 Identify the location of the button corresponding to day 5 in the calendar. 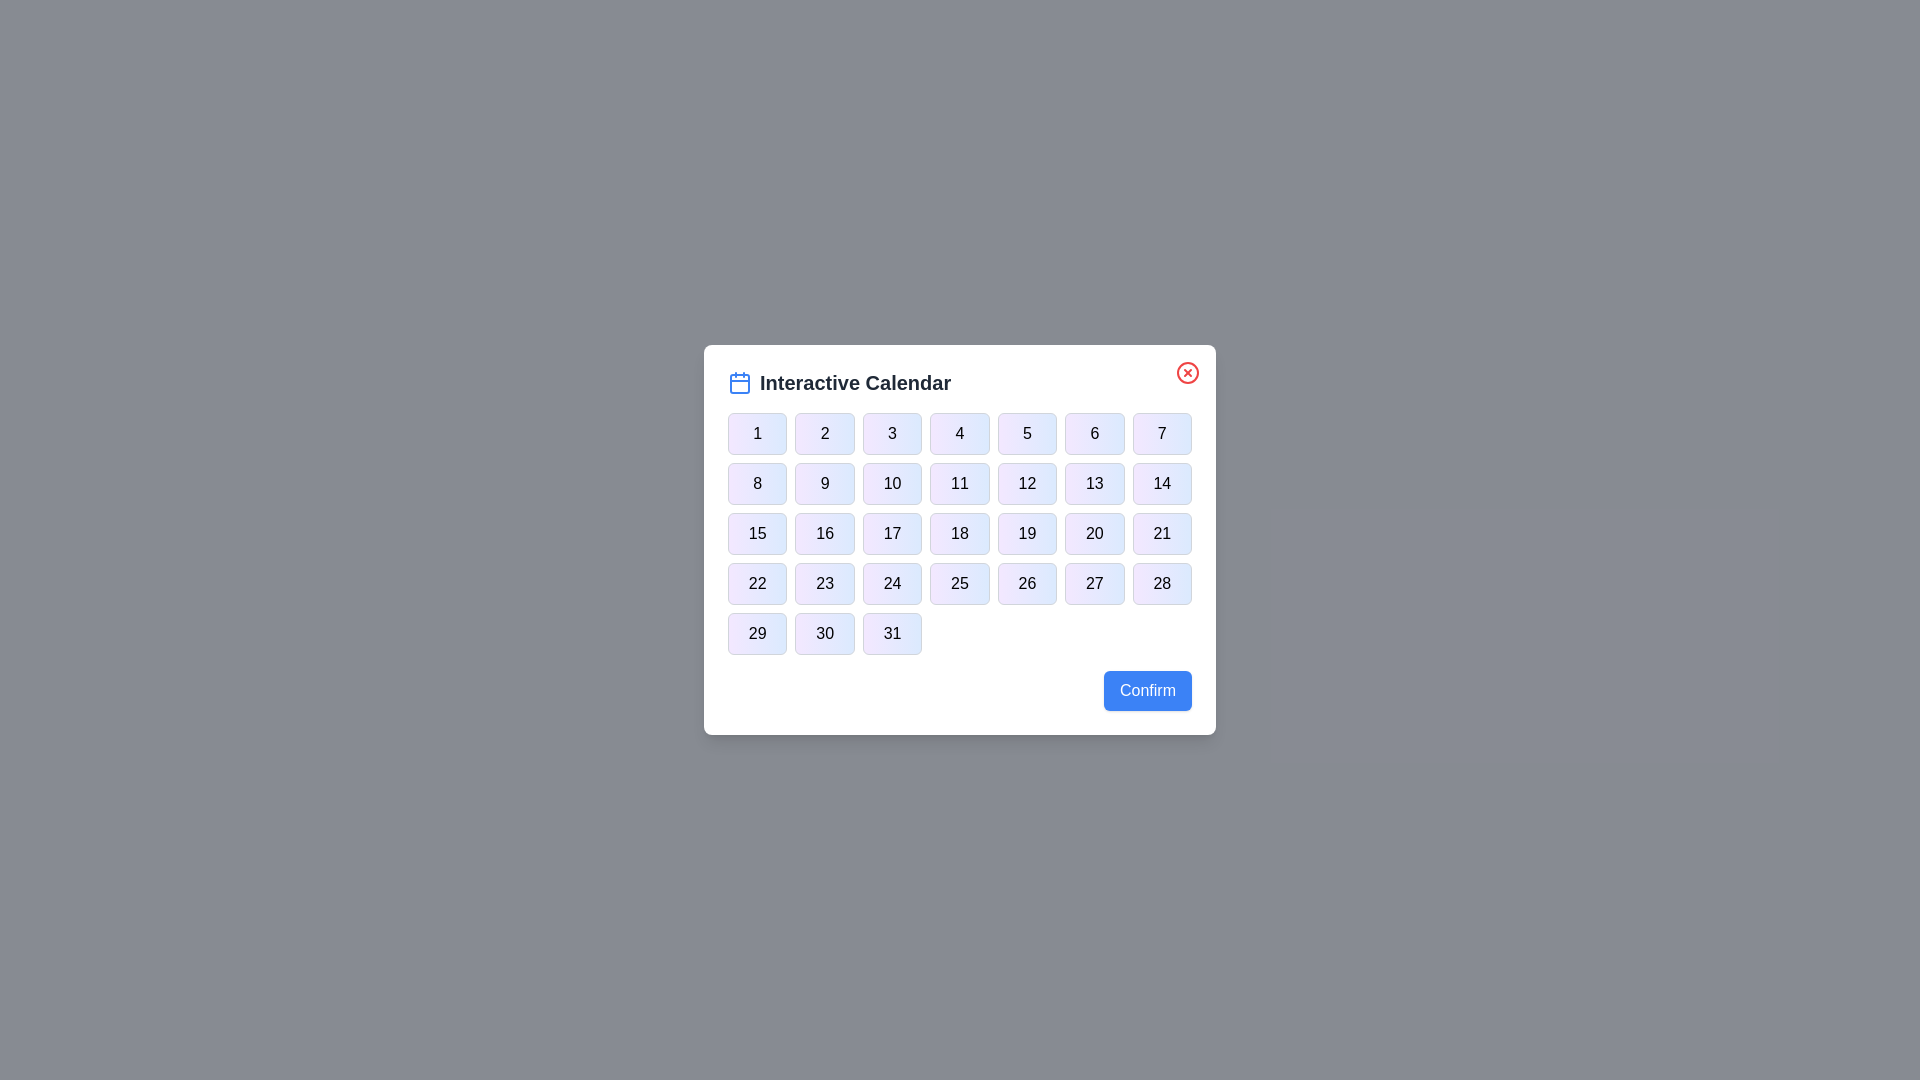
(1027, 433).